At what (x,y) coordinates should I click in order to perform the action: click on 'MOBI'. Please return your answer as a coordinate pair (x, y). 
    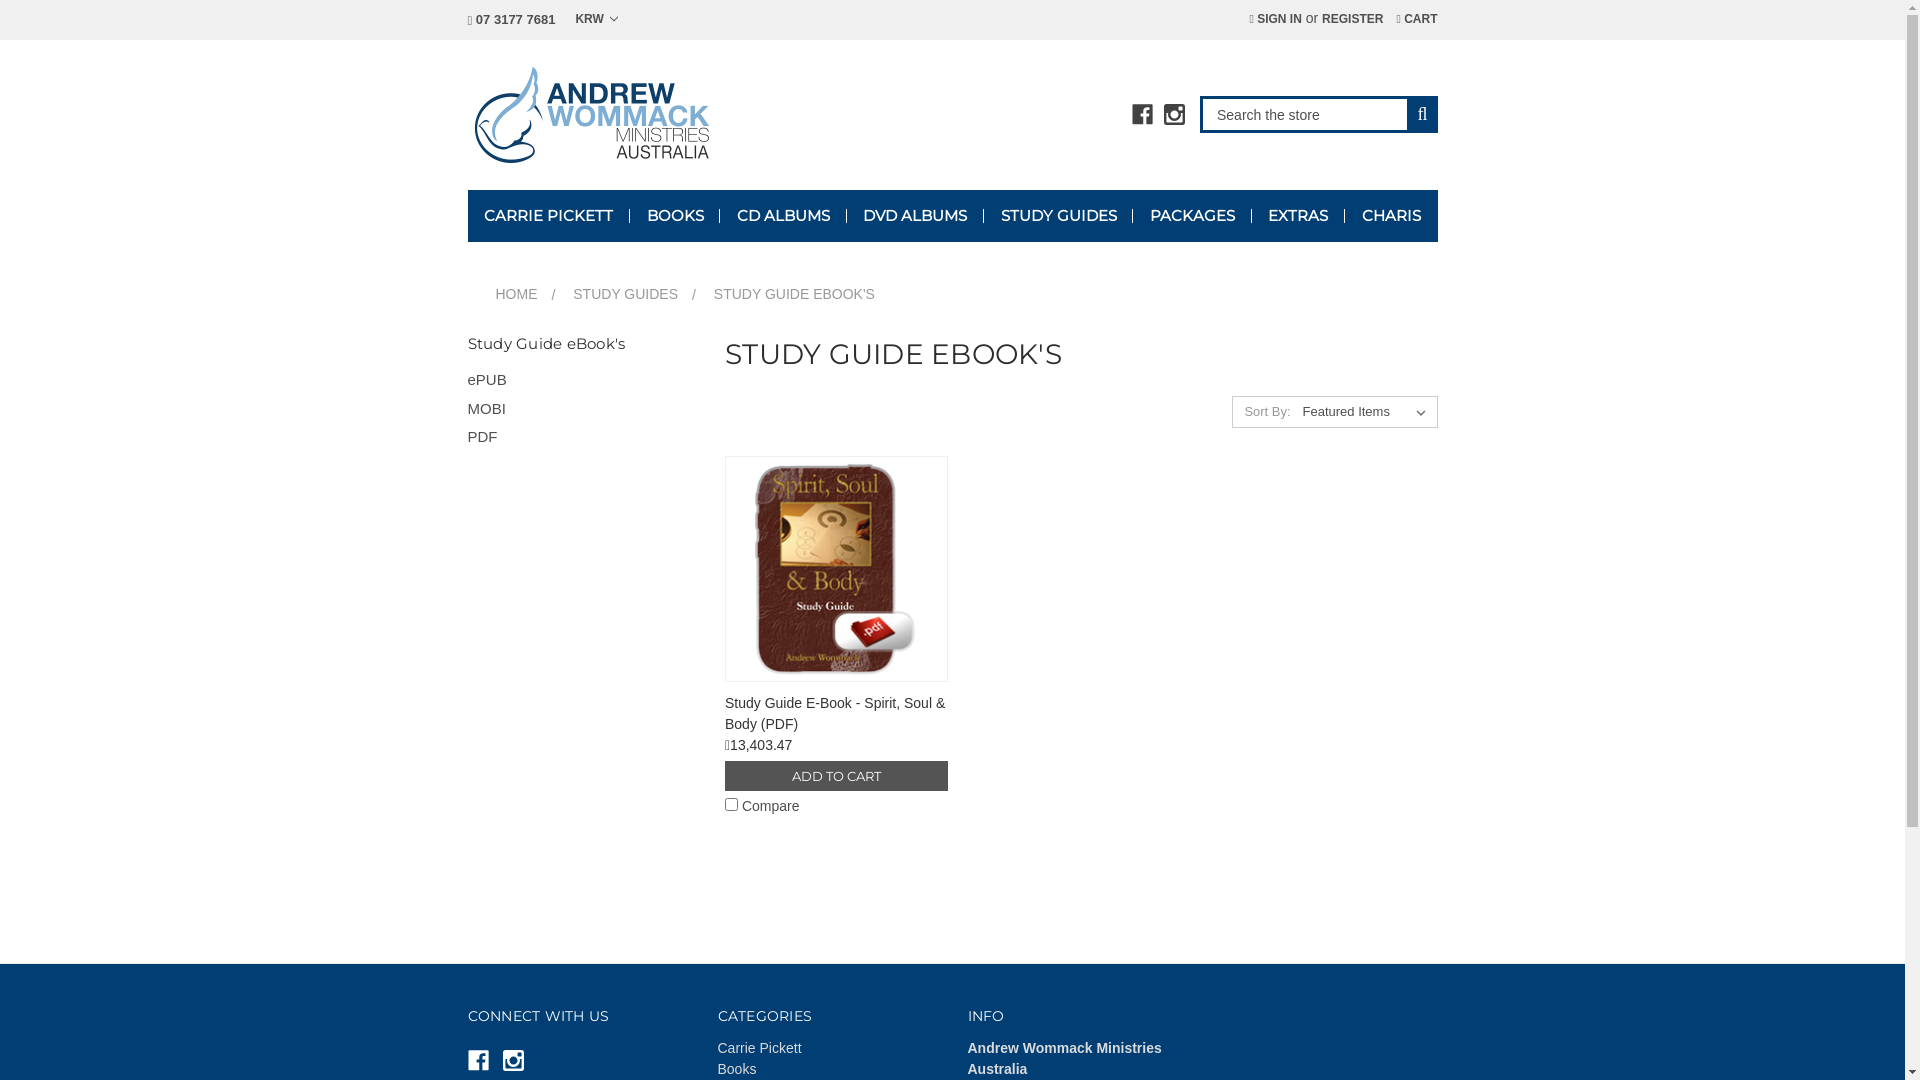
    Looking at the image, I should click on (466, 408).